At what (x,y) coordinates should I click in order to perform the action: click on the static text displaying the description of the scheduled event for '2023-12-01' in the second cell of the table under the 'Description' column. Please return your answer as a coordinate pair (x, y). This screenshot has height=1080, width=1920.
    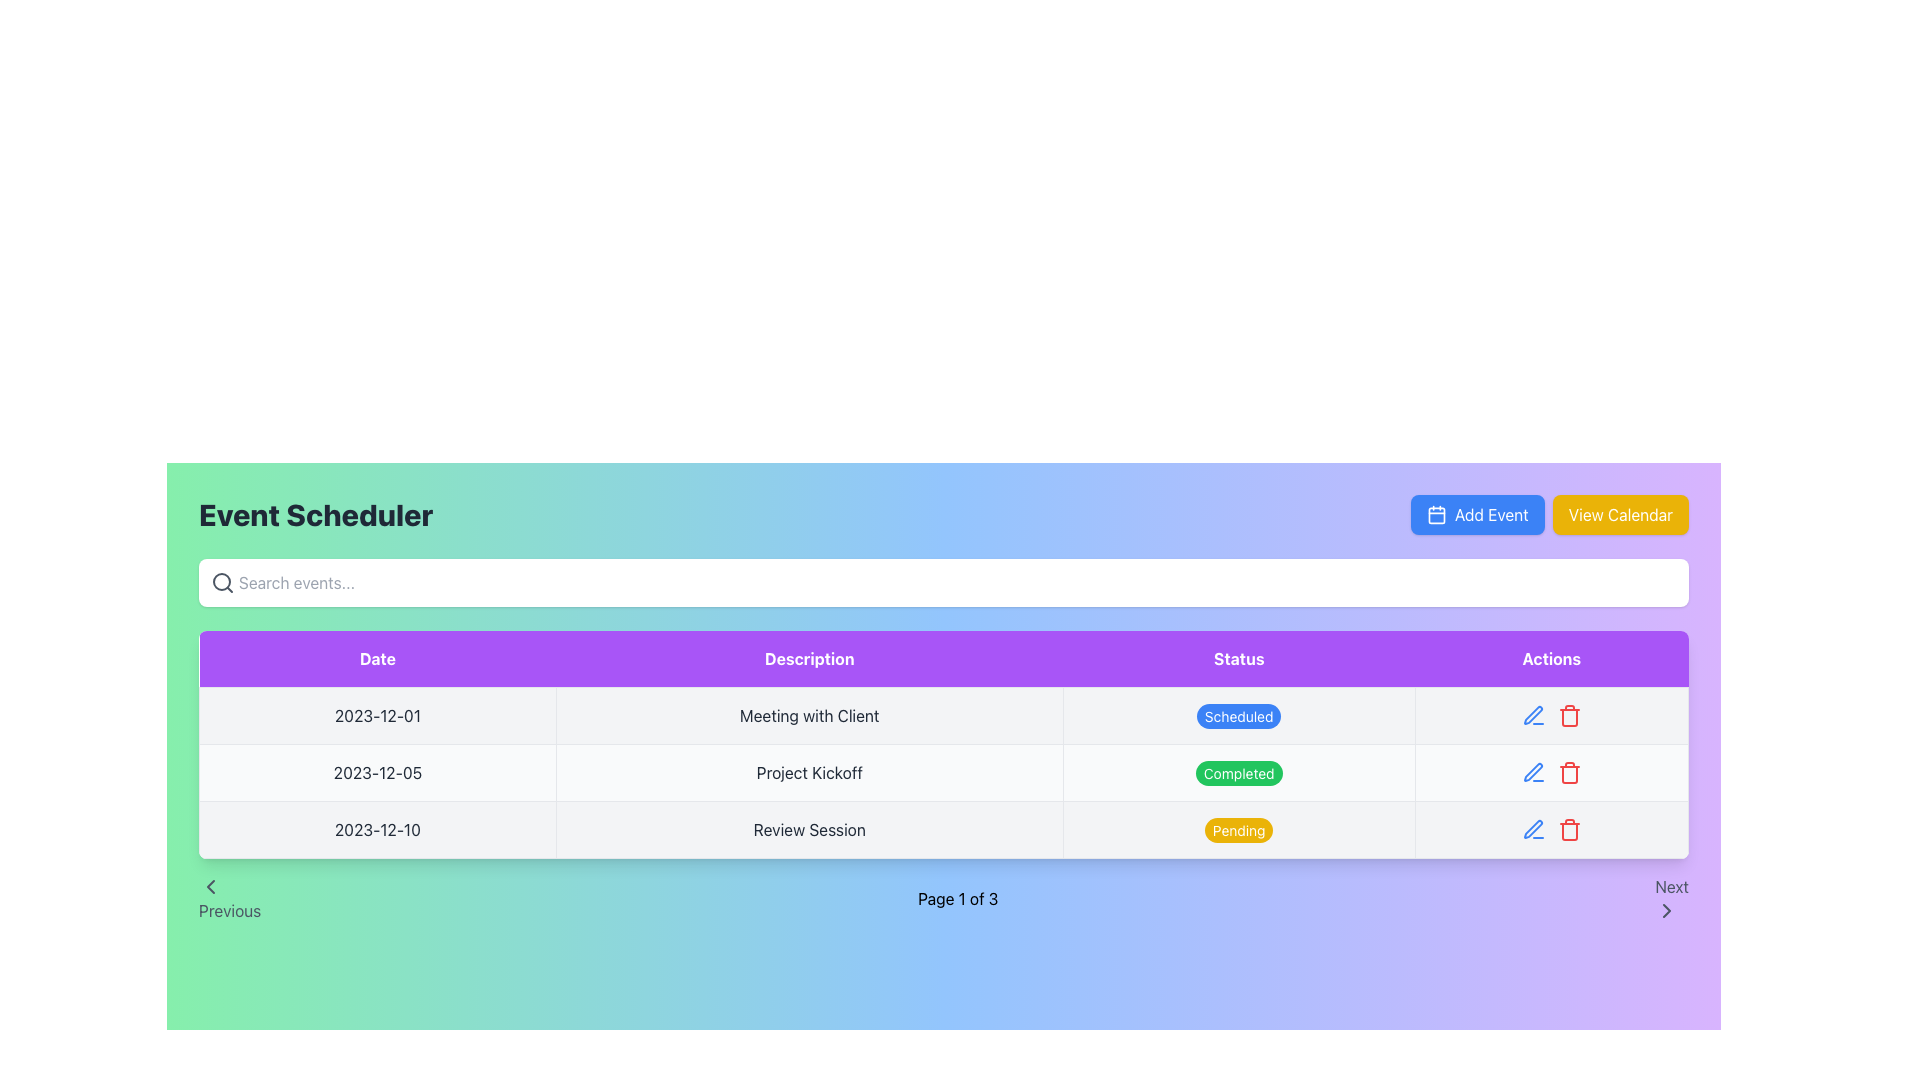
    Looking at the image, I should click on (809, 715).